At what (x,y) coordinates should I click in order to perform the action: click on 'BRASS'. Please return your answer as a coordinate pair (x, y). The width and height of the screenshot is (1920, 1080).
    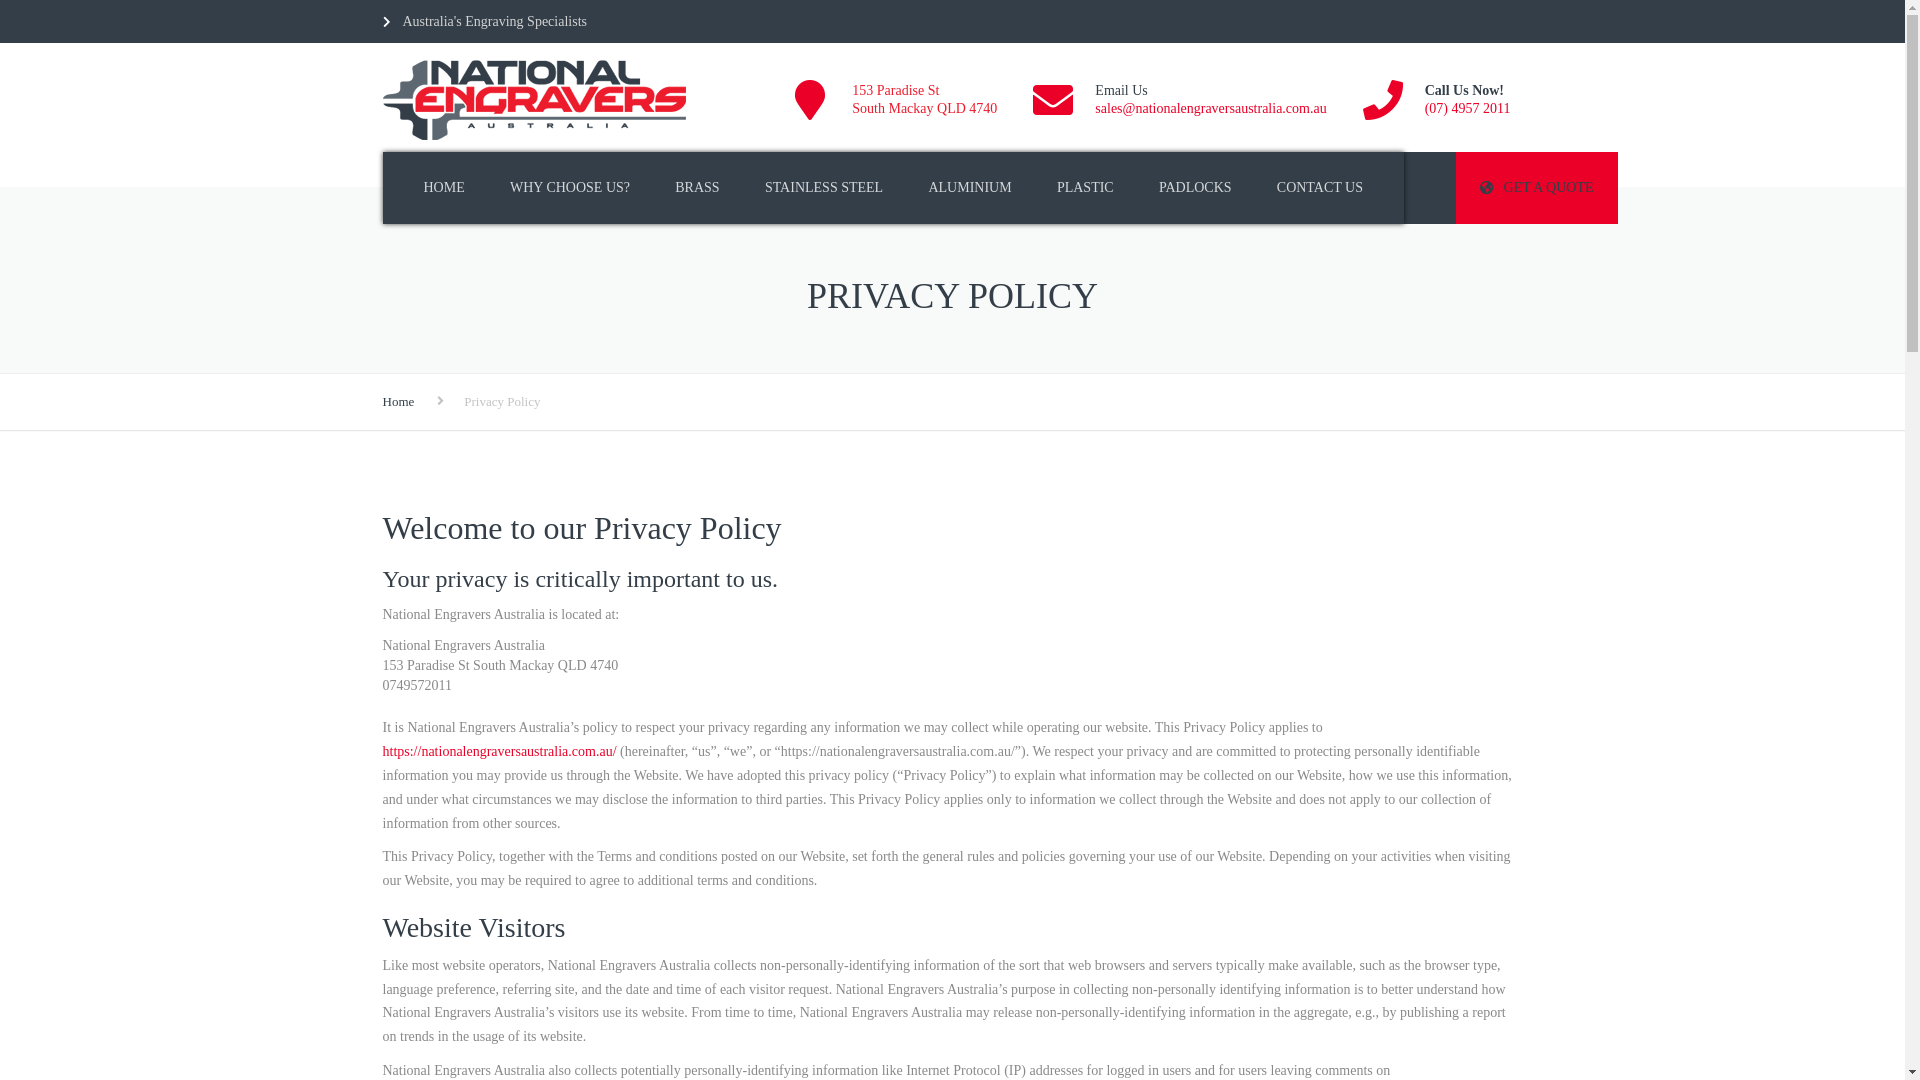
    Looking at the image, I should click on (653, 188).